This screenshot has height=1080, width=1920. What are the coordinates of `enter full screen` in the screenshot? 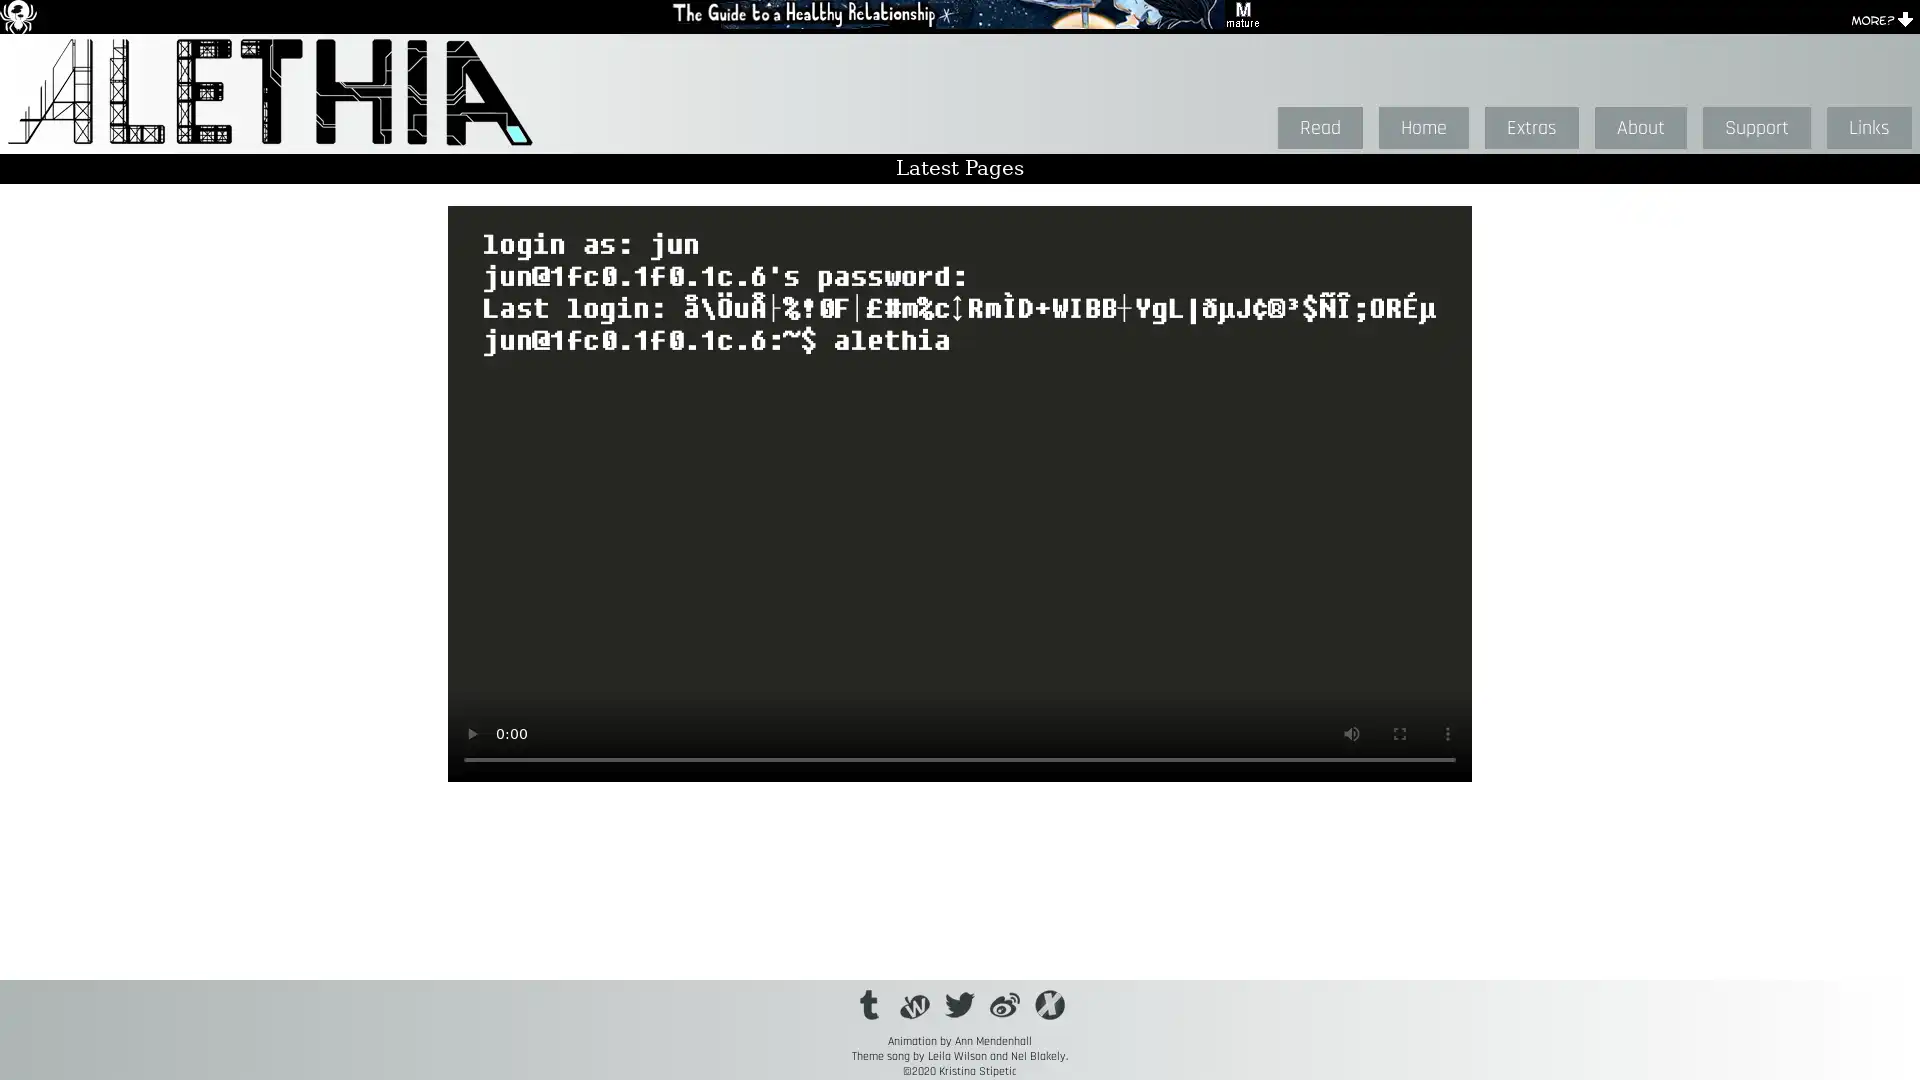 It's located at (1399, 733).